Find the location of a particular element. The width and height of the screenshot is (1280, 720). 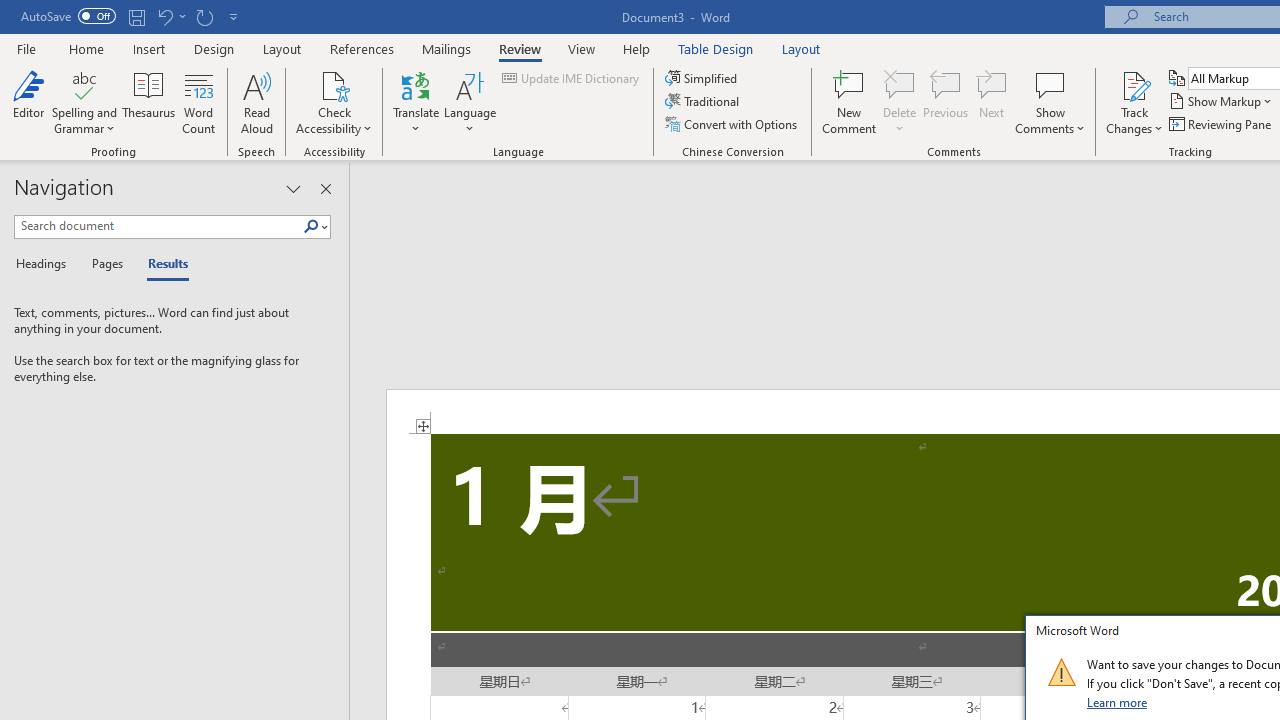

'Convert with Options...' is located at coordinates (731, 124).